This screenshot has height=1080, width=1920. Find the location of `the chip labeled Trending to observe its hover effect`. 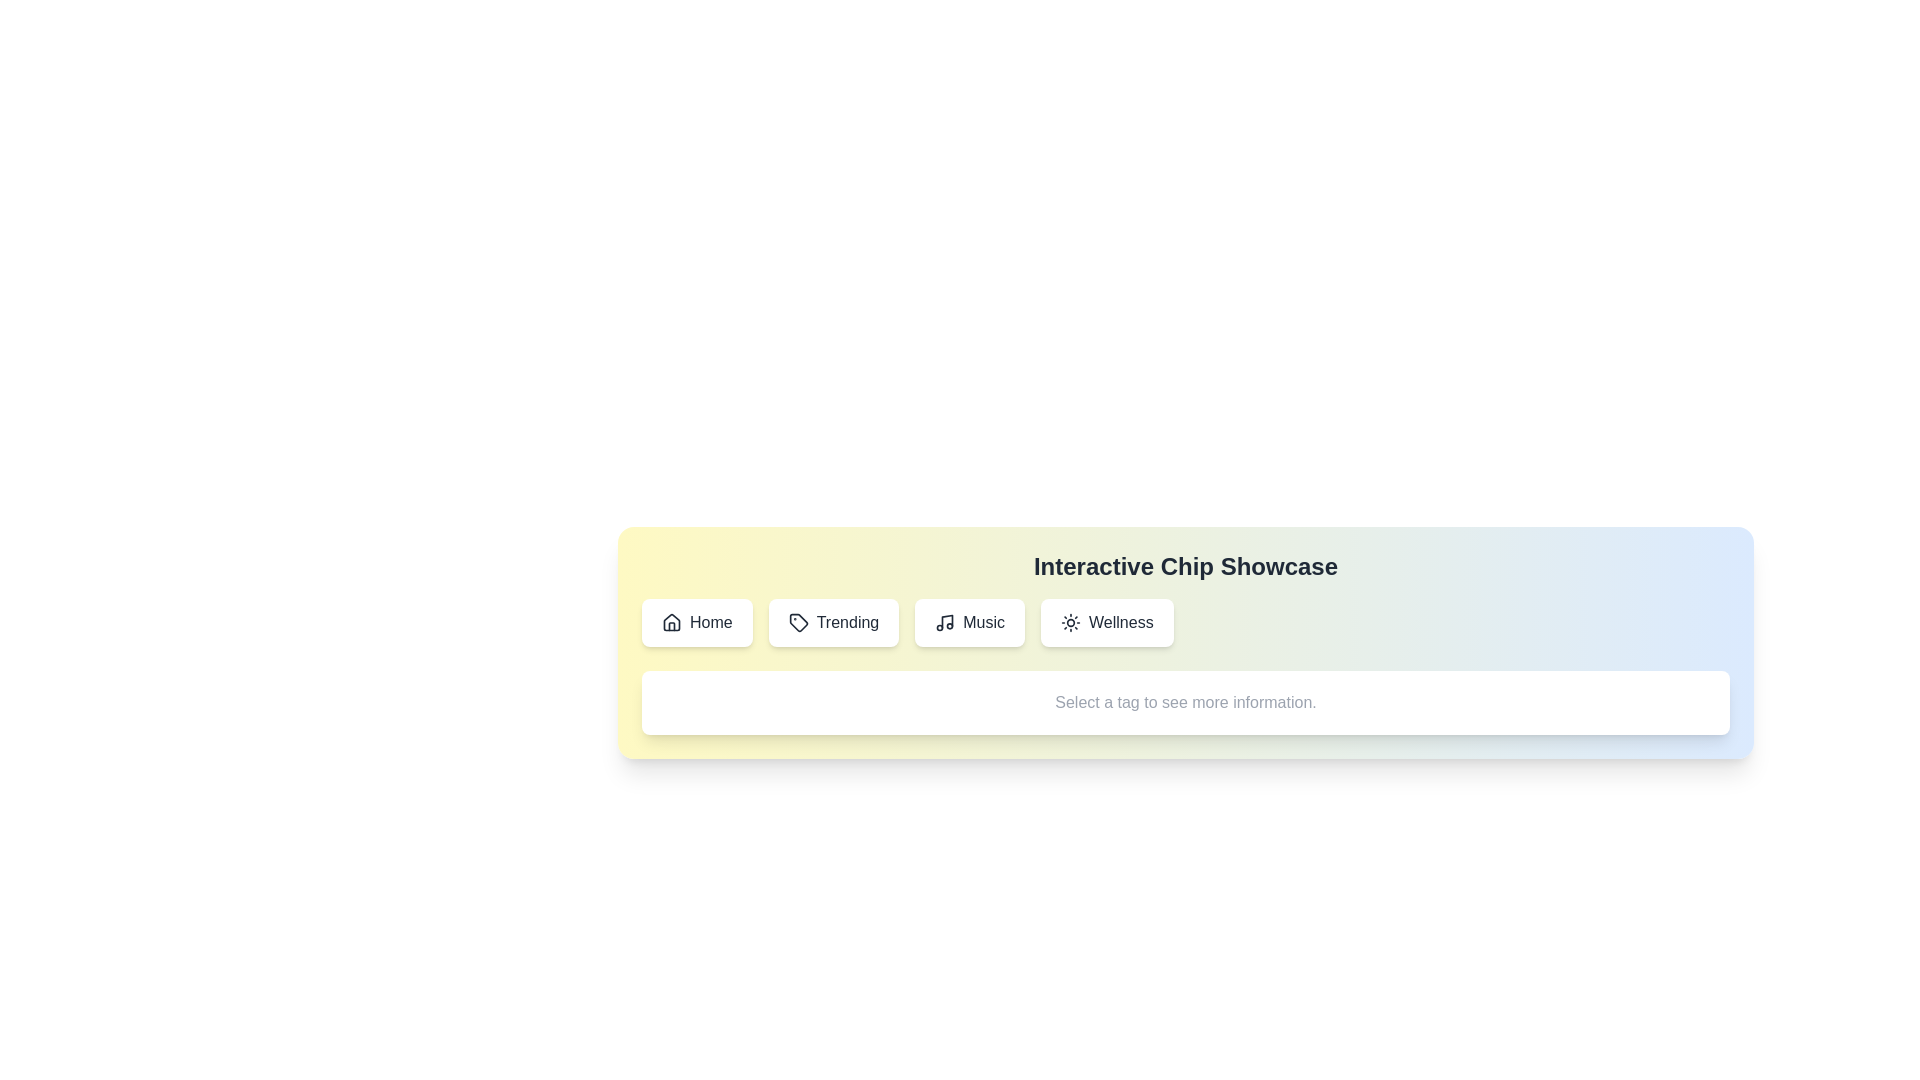

the chip labeled Trending to observe its hover effect is located at coordinates (834, 622).